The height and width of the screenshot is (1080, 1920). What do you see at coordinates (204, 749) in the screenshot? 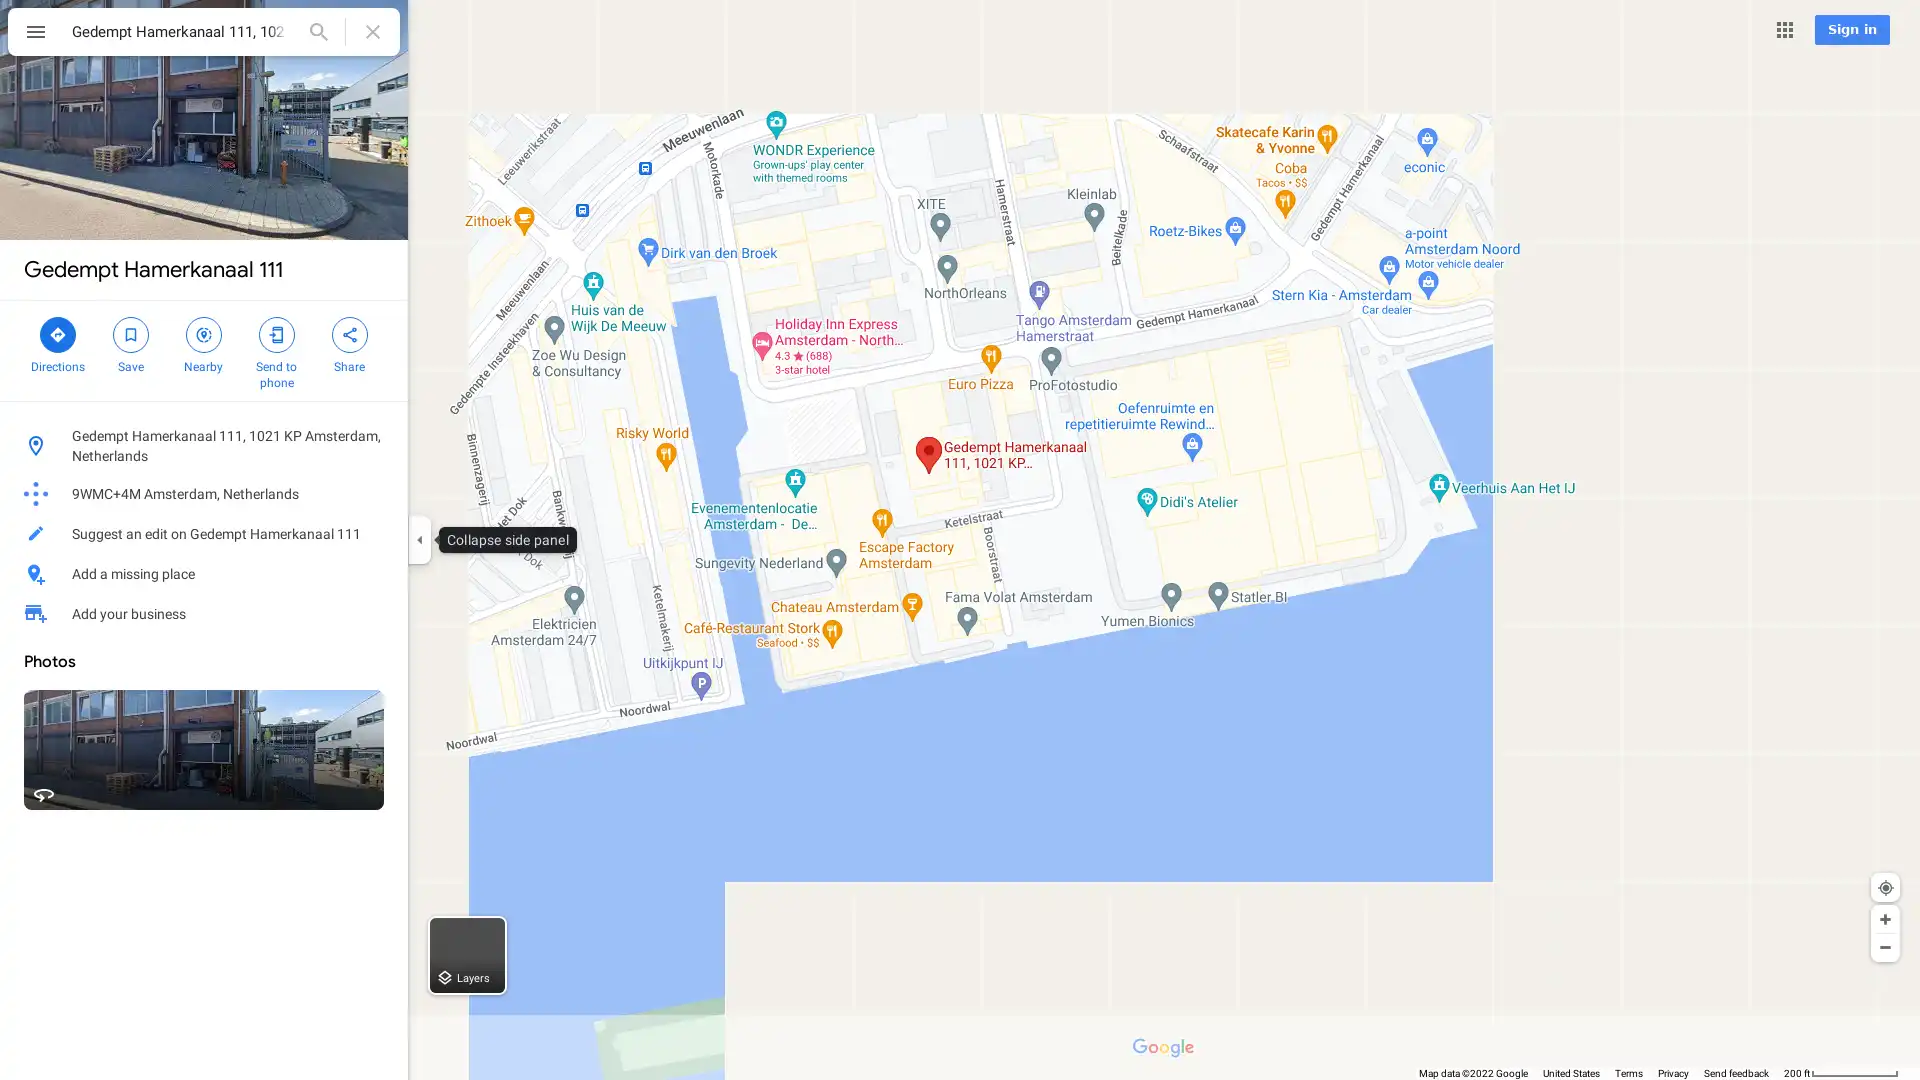
I see `Street View` at bounding box center [204, 749].